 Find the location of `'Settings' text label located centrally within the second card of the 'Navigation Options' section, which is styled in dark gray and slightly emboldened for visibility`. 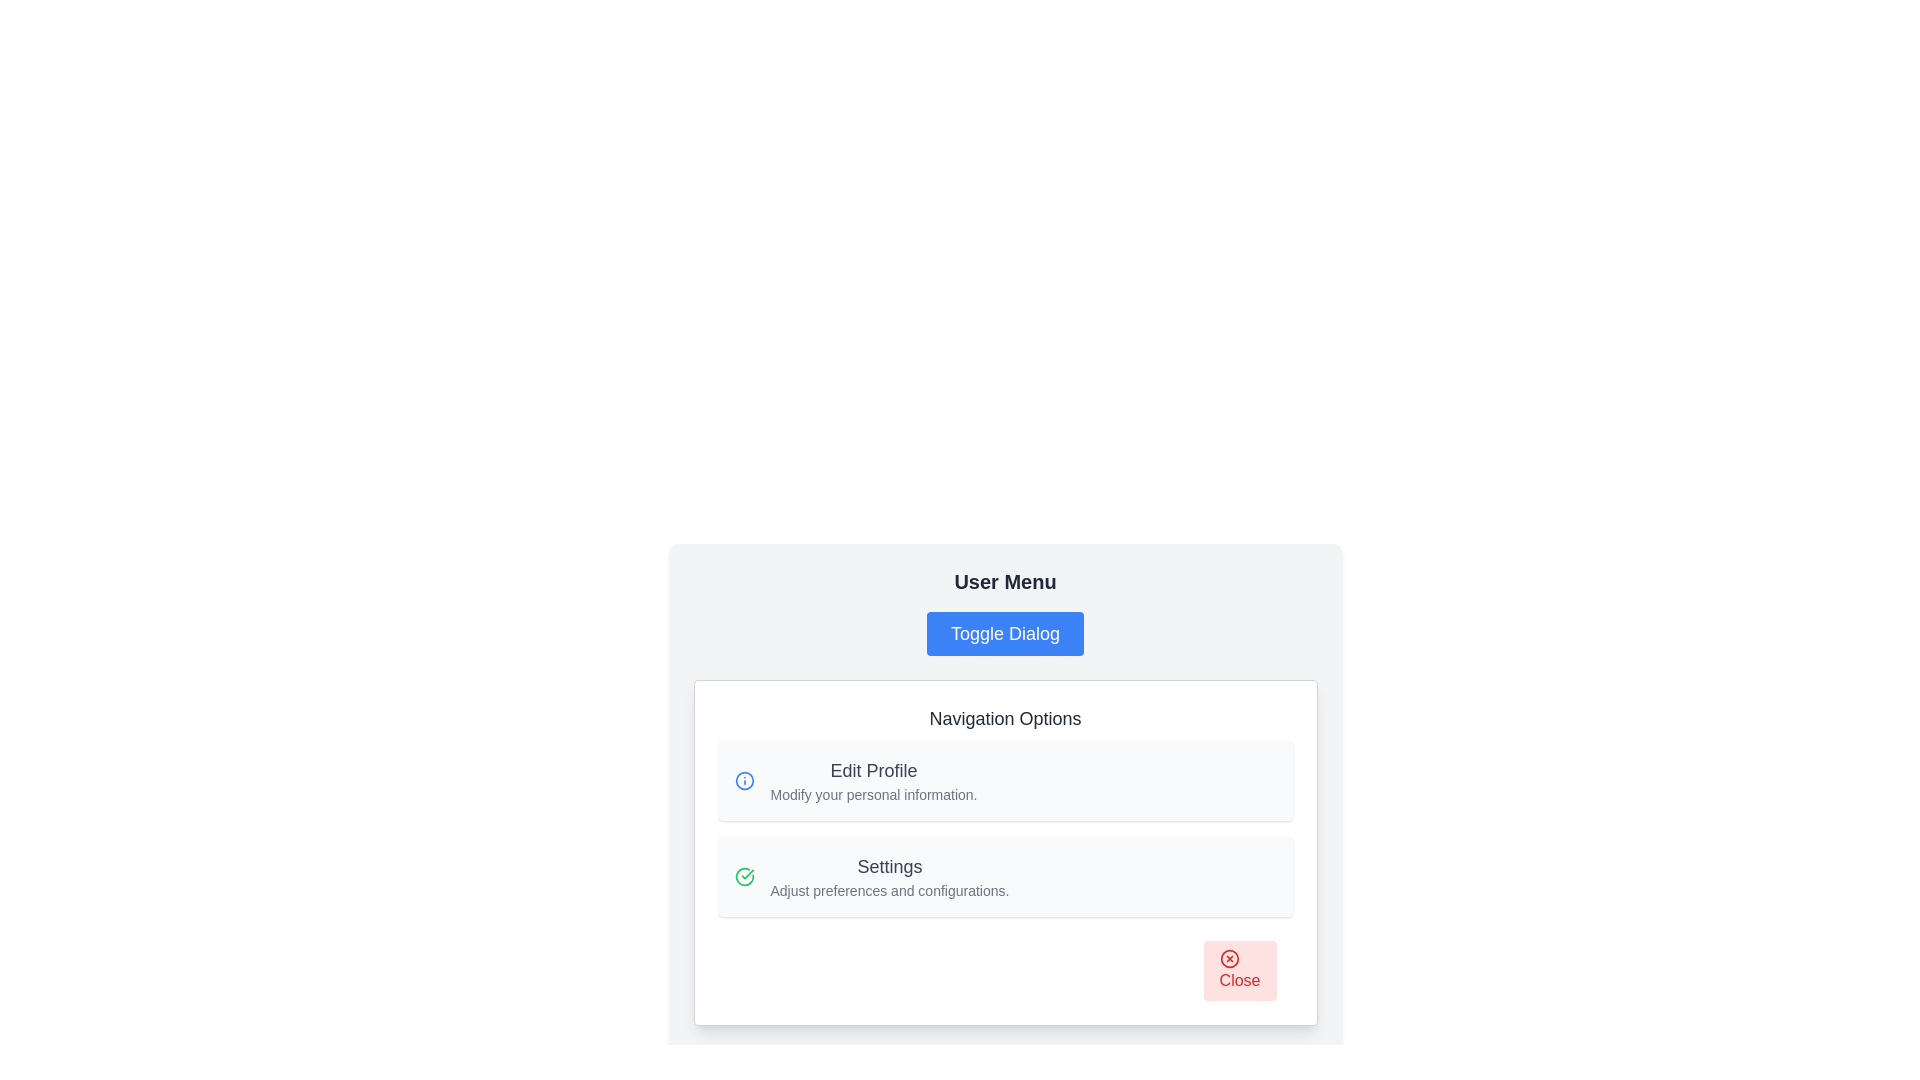

'Settings' text label located centrally within the second card of the 'Navigation Options' section, which is styled in dark gray and slightly emboldened for visibility is located at coordinates (888, 866).